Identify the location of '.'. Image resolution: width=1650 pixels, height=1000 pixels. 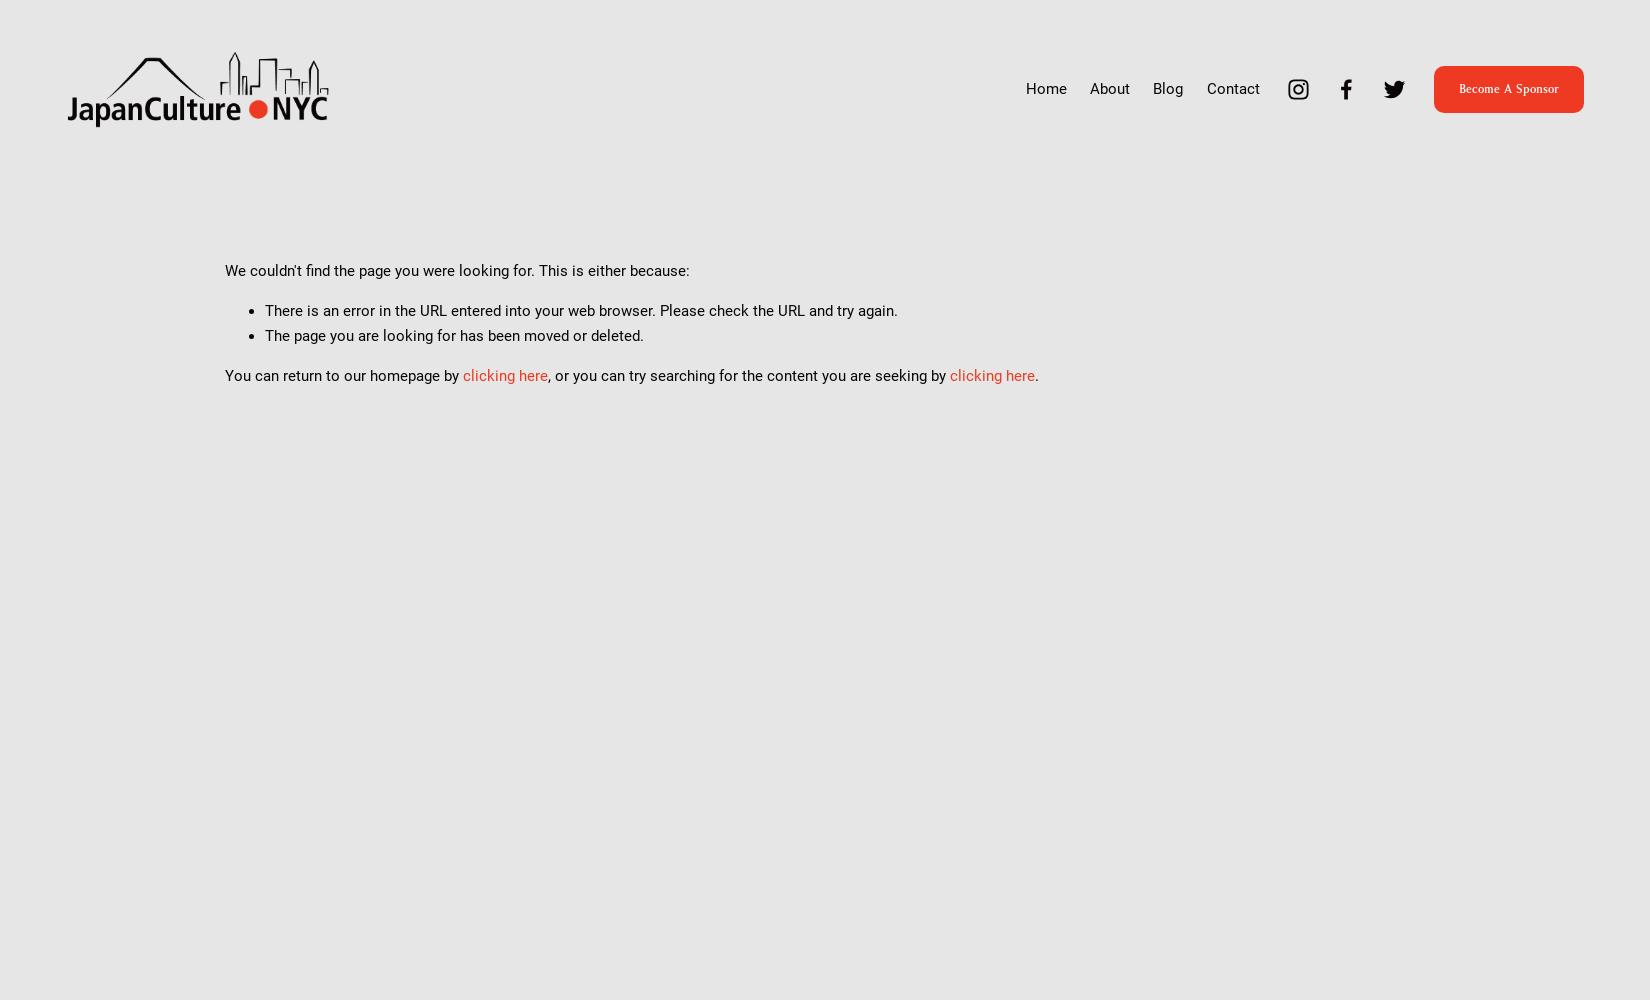
(1037, 375).